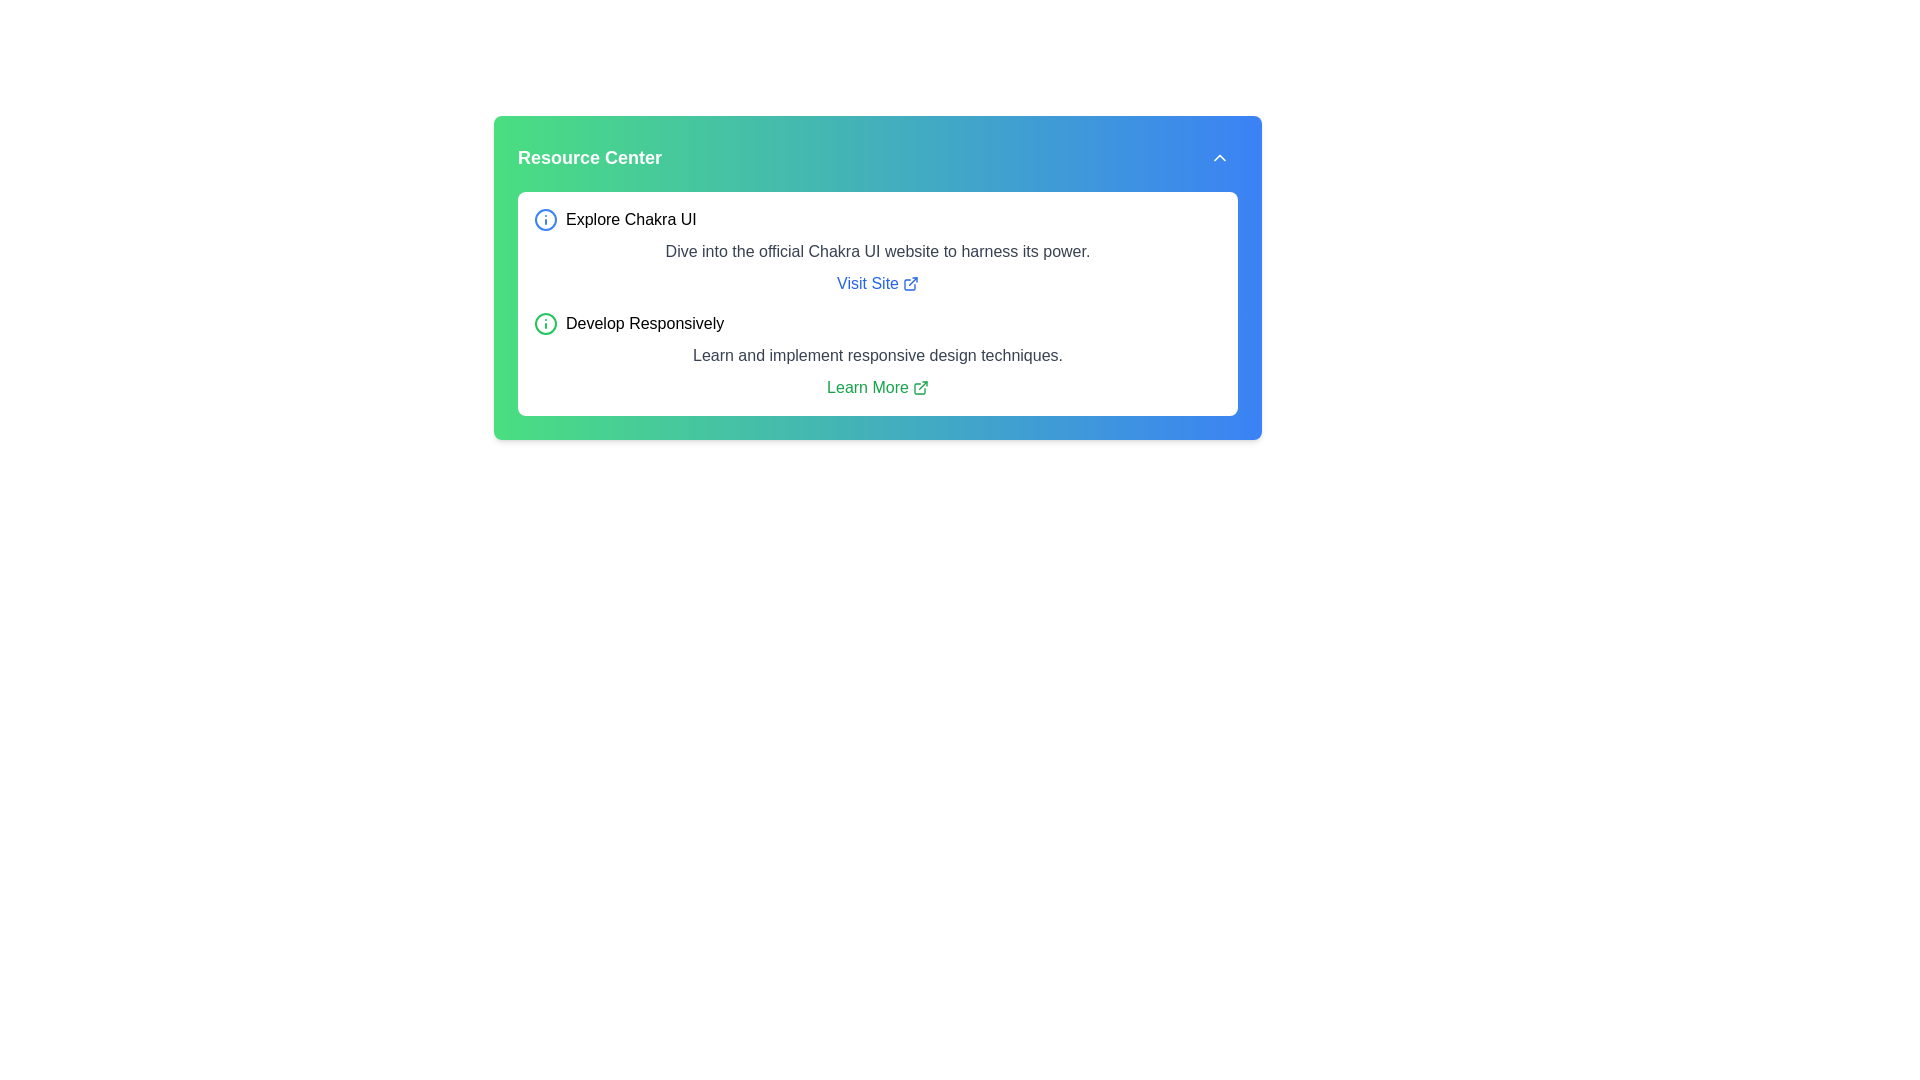 Image resolution: width=1920 pixels, height=1080 pixels. Describe the element at coordinates (878, 250) in the screenshot. I see `the descriptive text reading 'Dive into the official Chakra UI website to harness its power', which is gray and aligned to the left, located between the title 'Explore Chakra UI' and the button 'Visit Site'` at that location.